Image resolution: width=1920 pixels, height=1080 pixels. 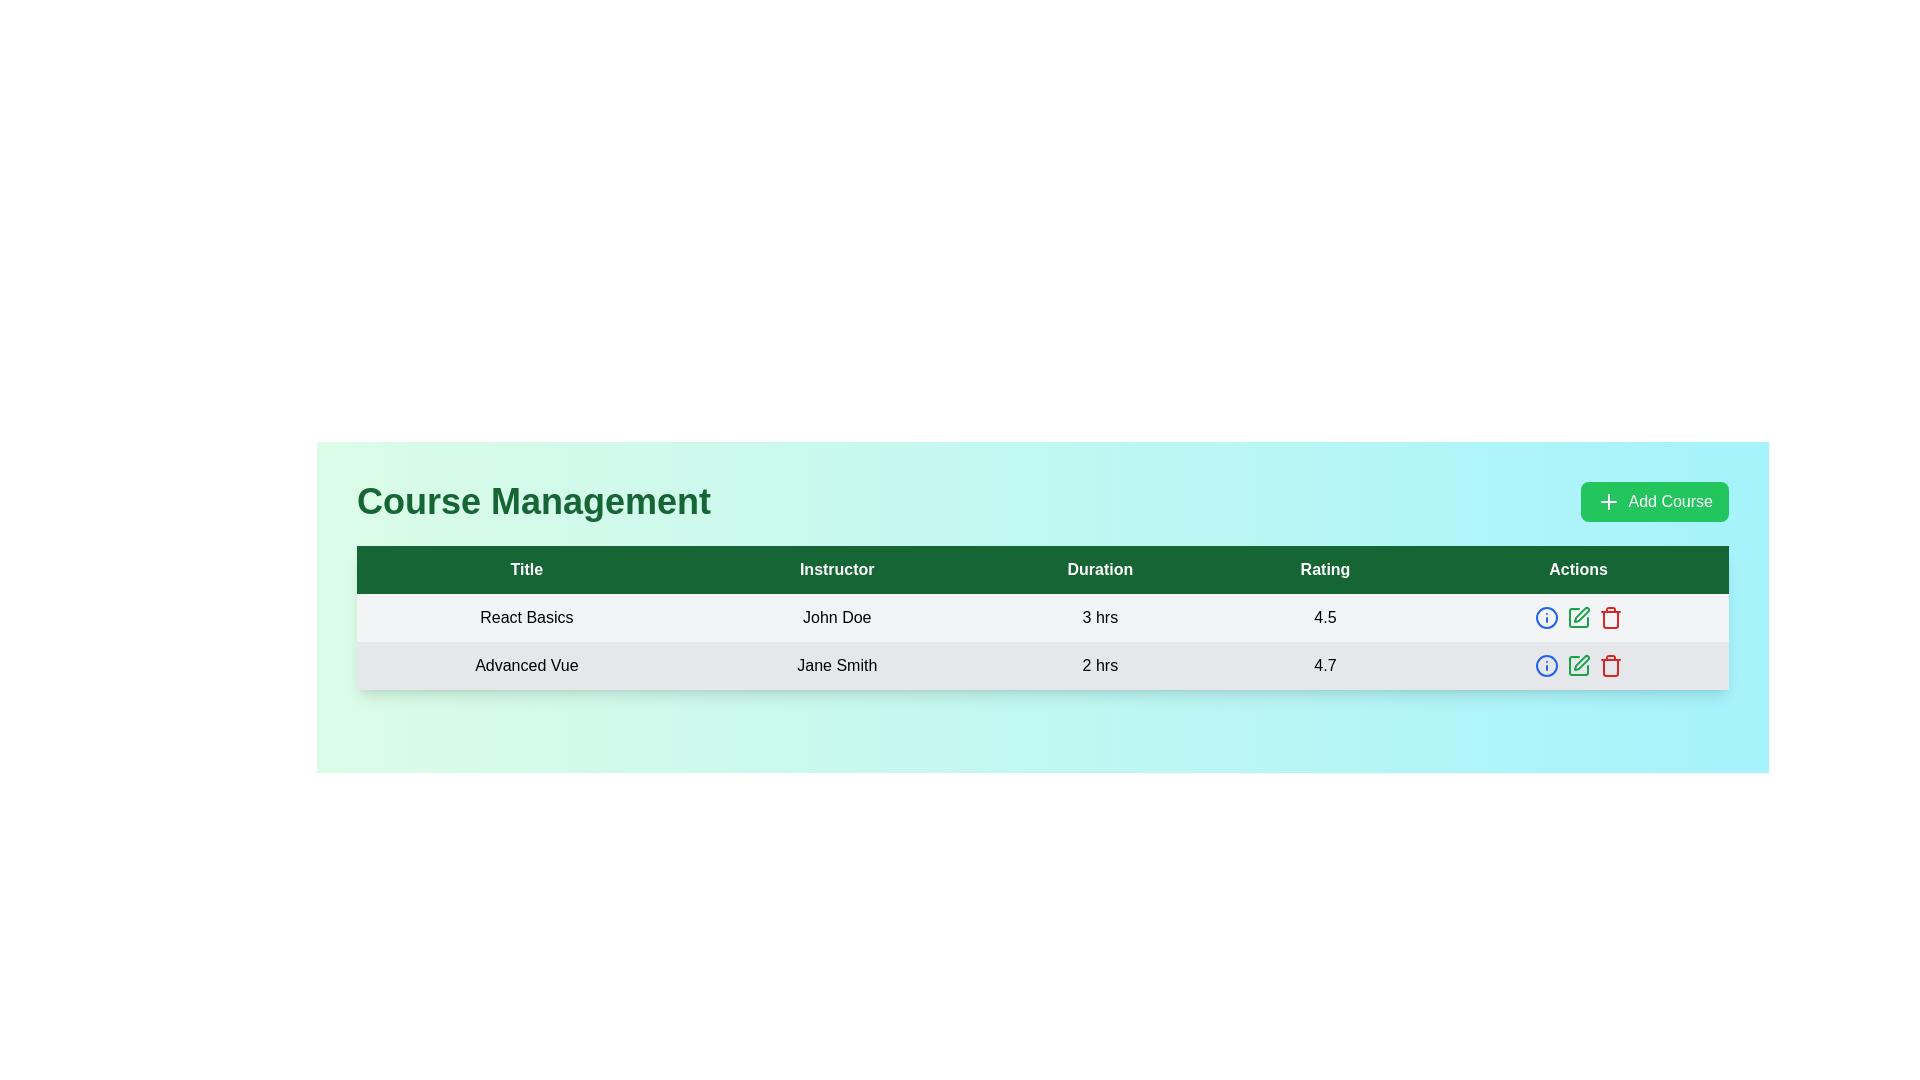 I want to click on text from the Table Header Cell, which has a green background and white centered text reading 'Title'. This cell is located in the first column of the table header, above the 'React Basics' entry, so click(x=526, y=570).